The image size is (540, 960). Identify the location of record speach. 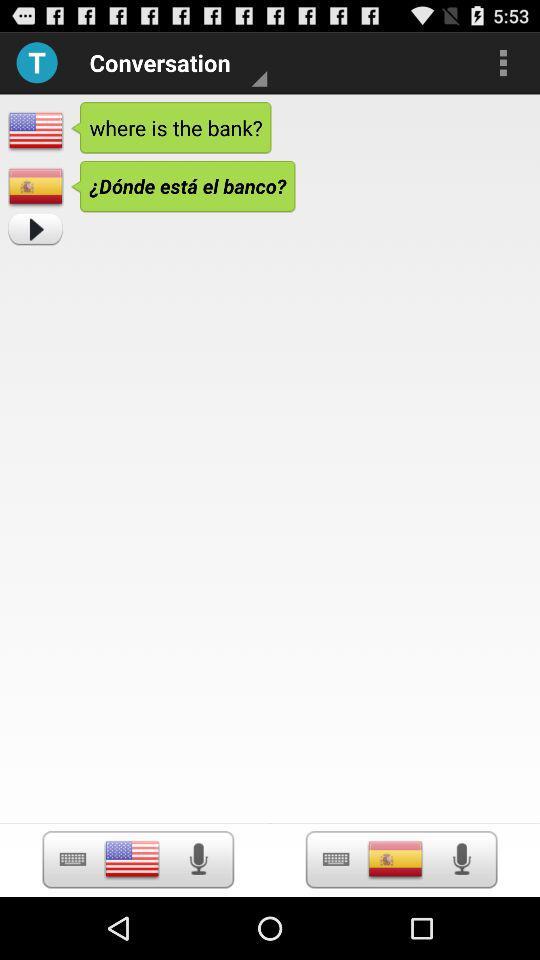
(198, 858).